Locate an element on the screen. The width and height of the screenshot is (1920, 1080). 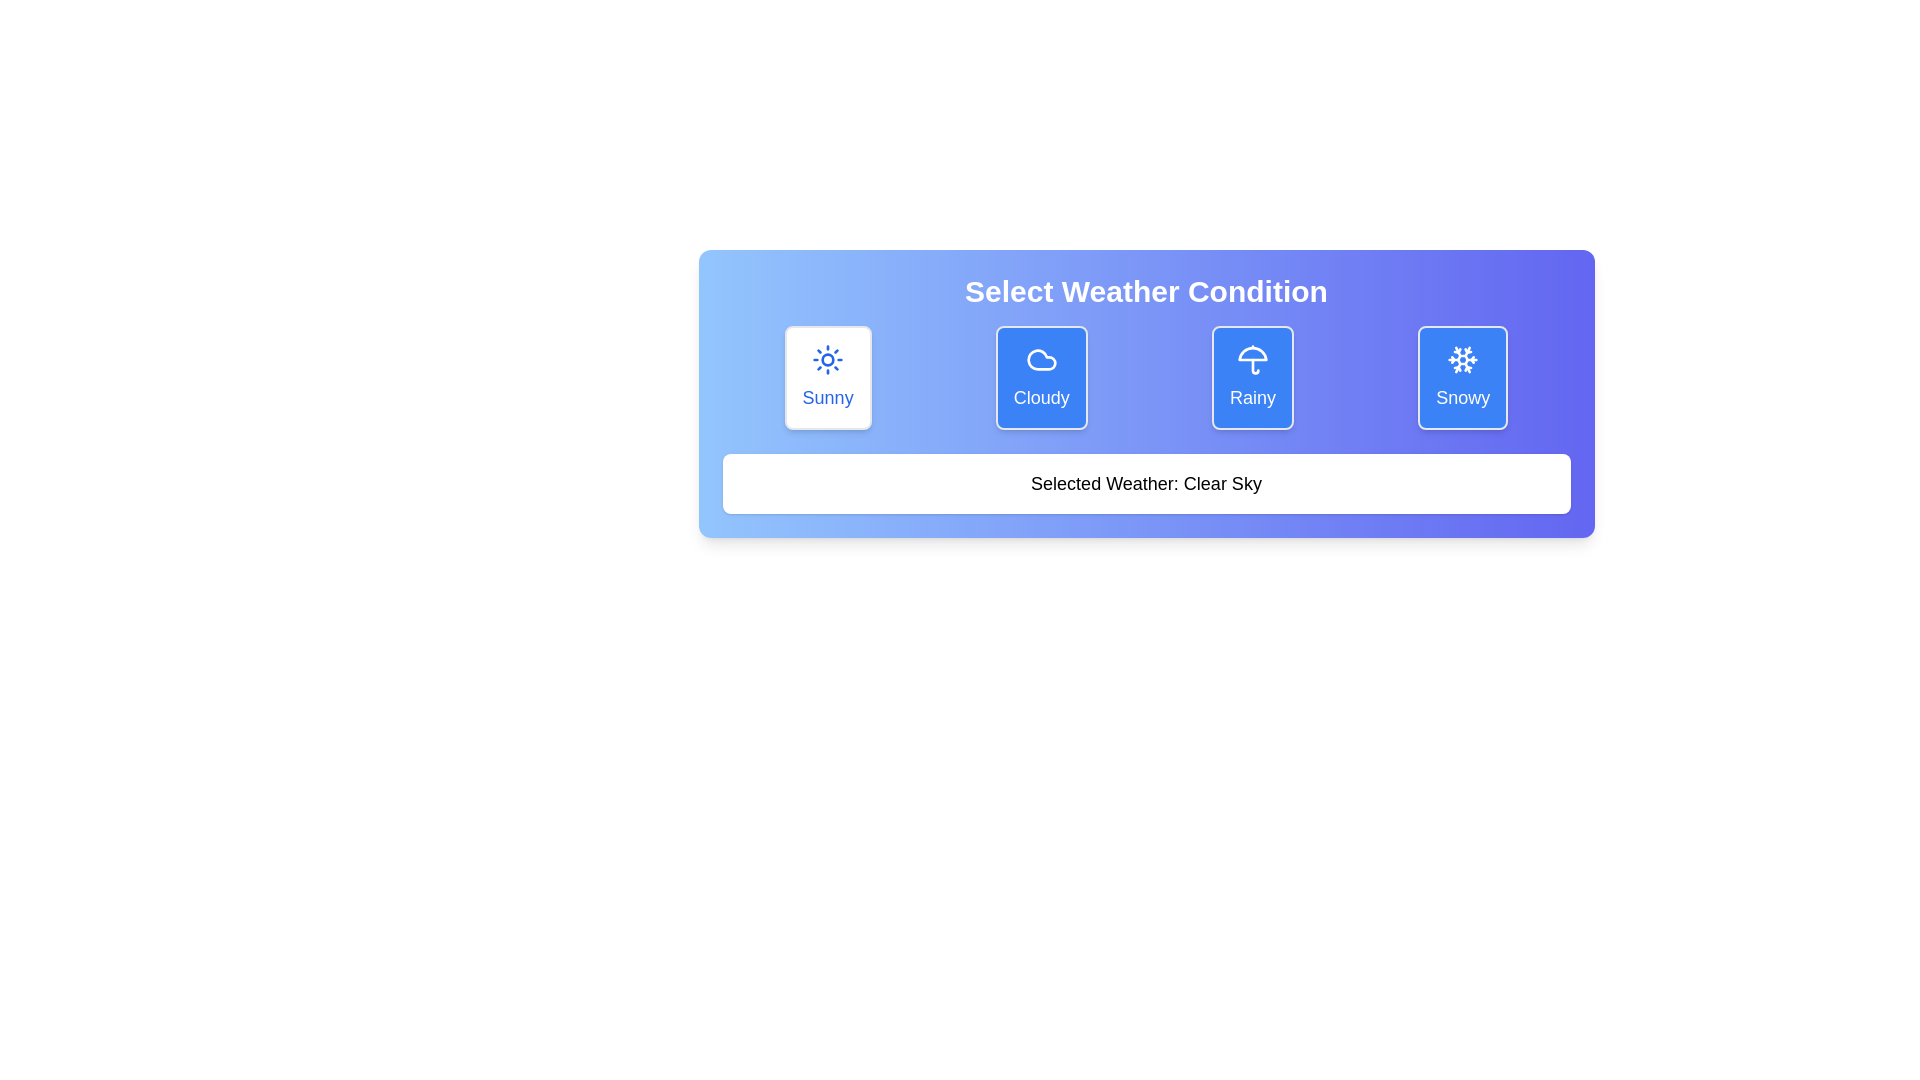
the 'Rainy' weather condition button, which is the third button in a horizontal list of weather buttons is located at coordinates (1252, 378).